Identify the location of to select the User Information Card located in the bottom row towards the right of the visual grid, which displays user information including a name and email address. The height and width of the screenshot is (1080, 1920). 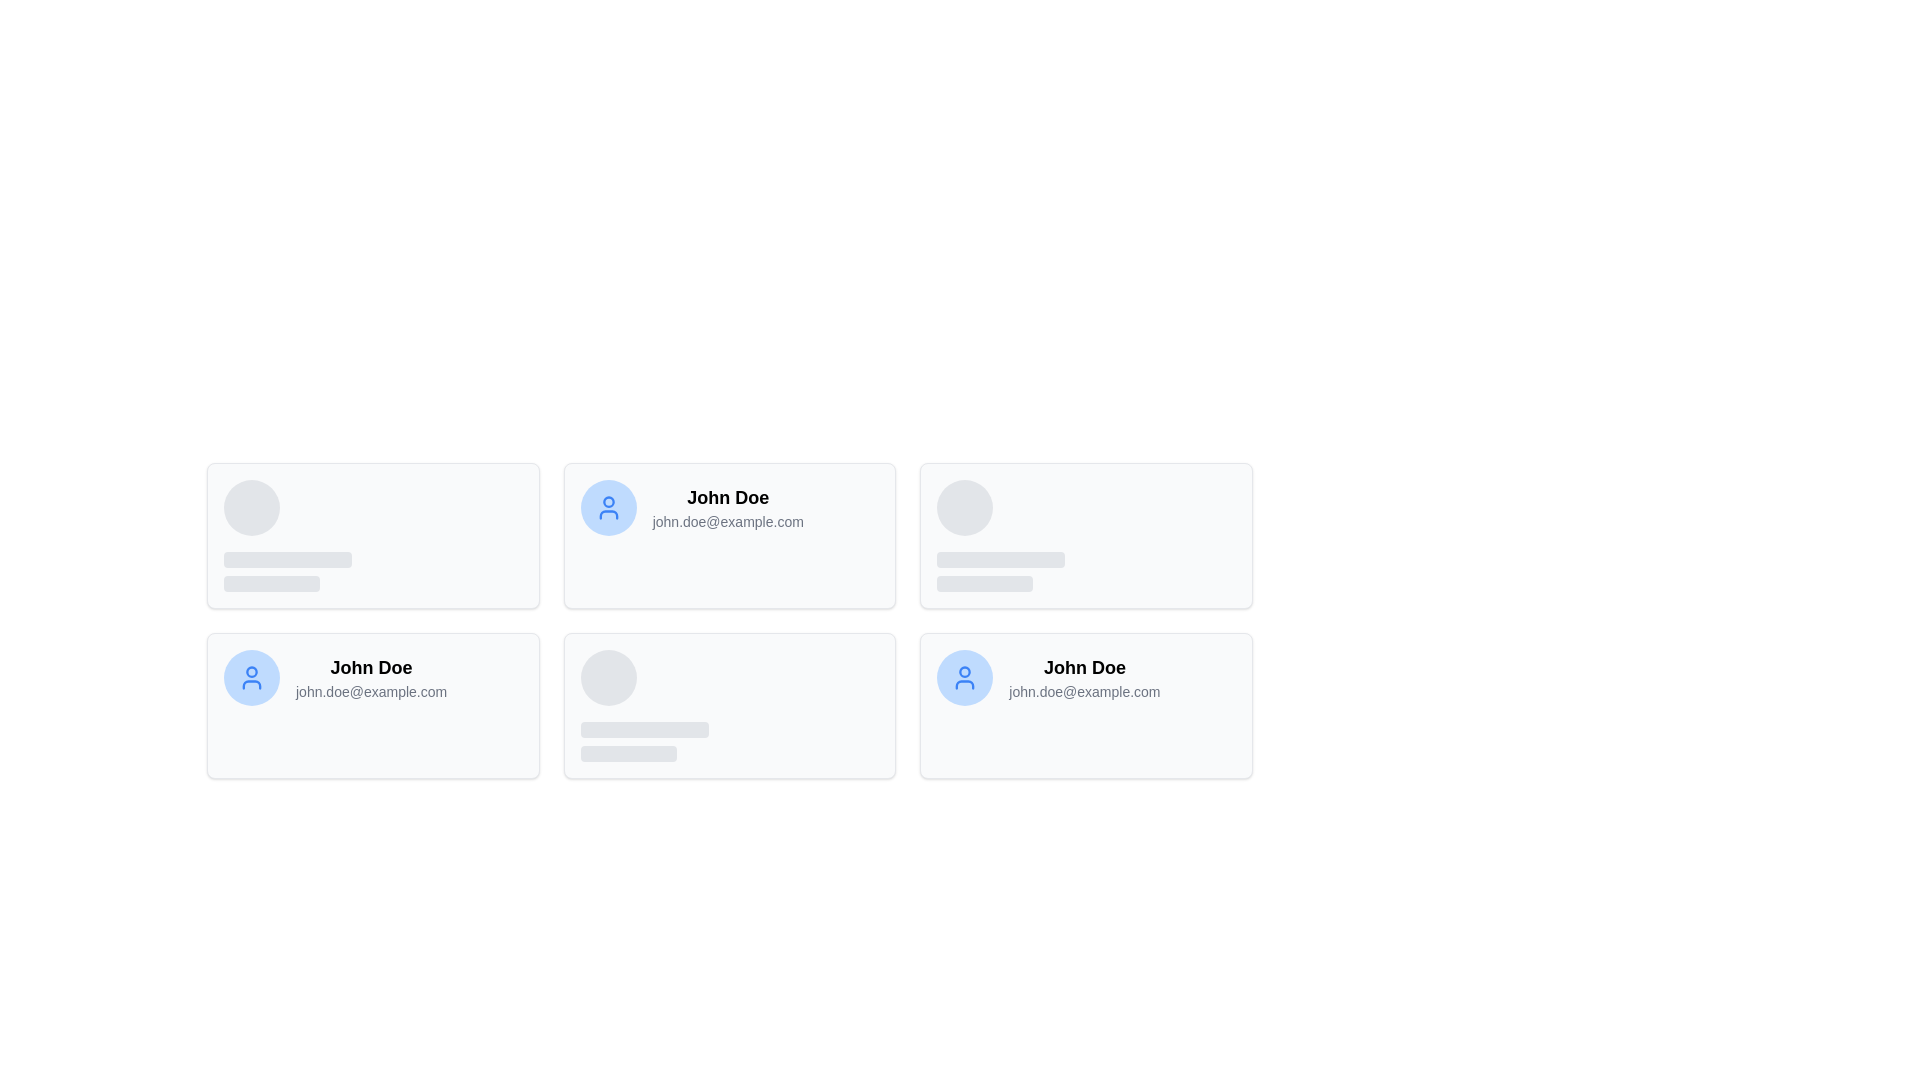
(1047, 677).